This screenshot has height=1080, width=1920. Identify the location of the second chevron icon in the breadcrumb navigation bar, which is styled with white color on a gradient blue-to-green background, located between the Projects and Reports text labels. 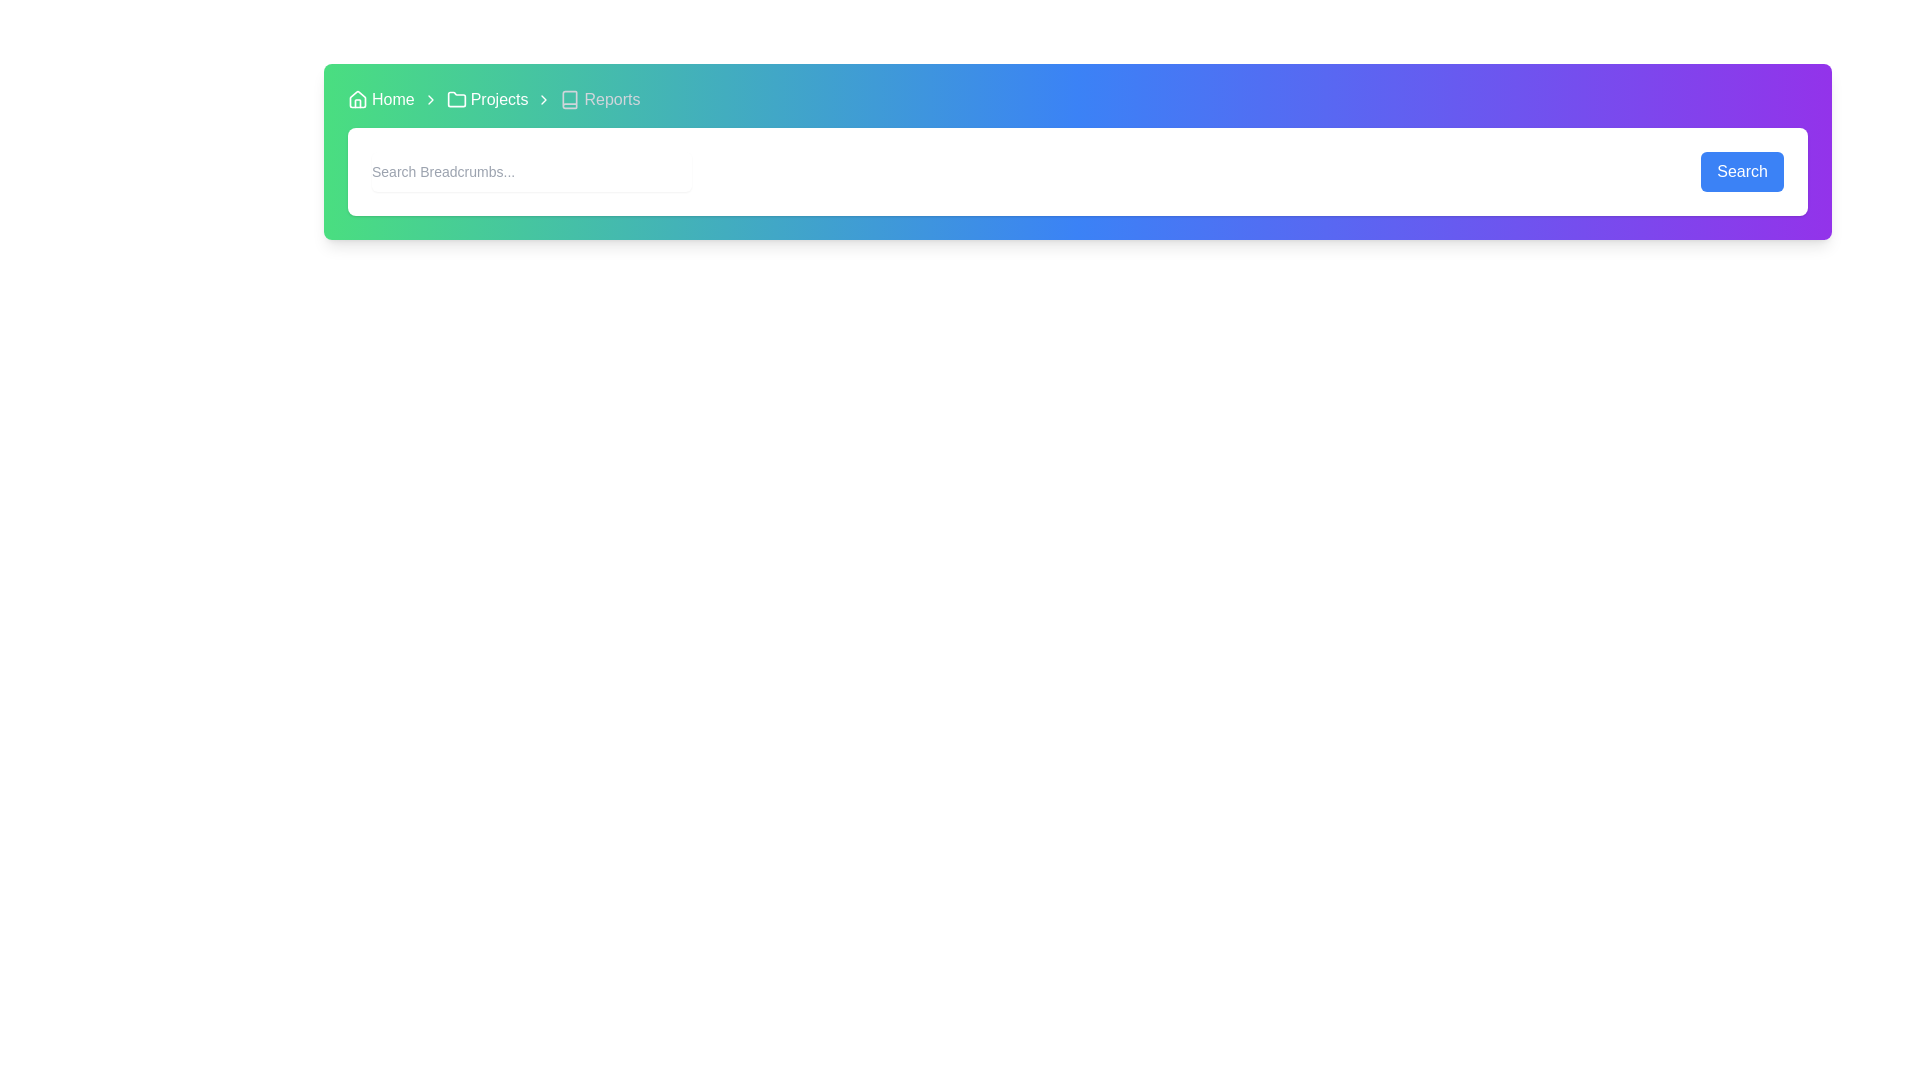
(544, 100).